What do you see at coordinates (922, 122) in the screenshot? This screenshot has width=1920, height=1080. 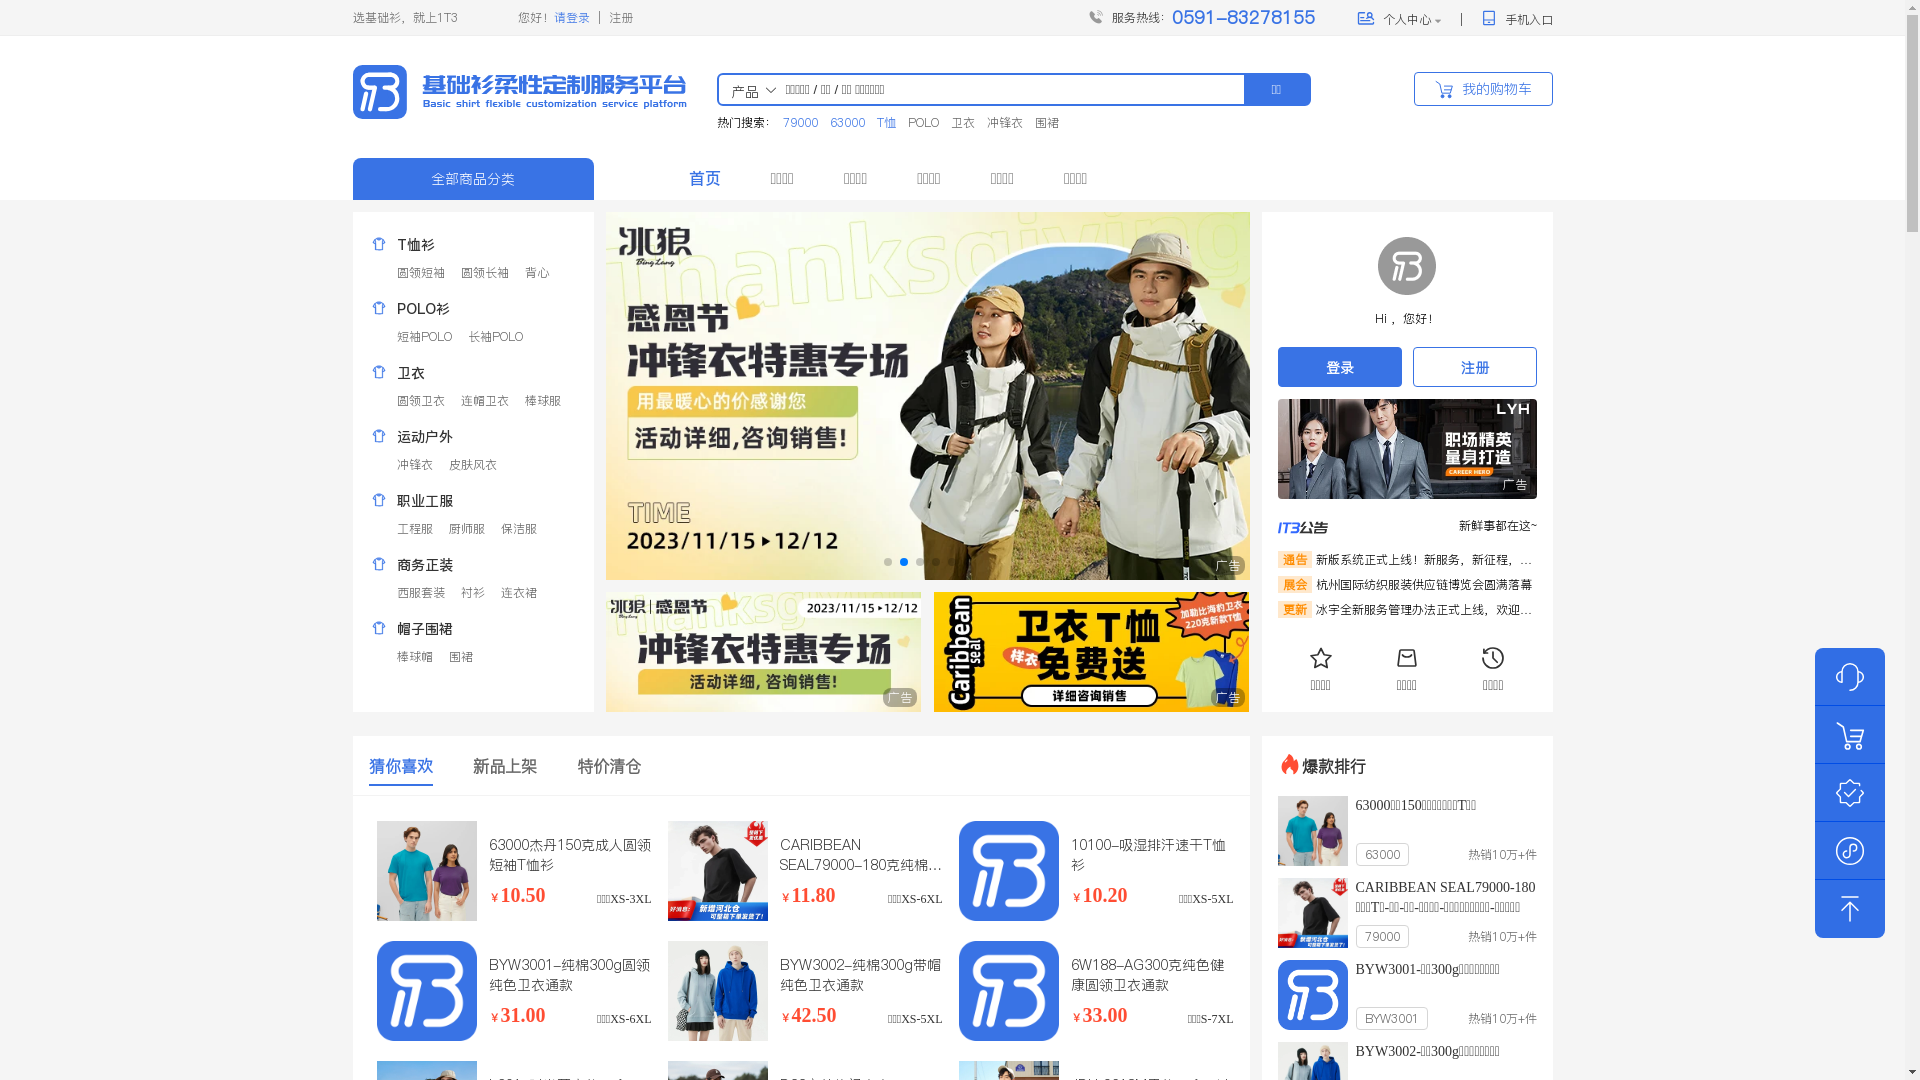 I see `'POLO'` at bounding box center [922, 122].